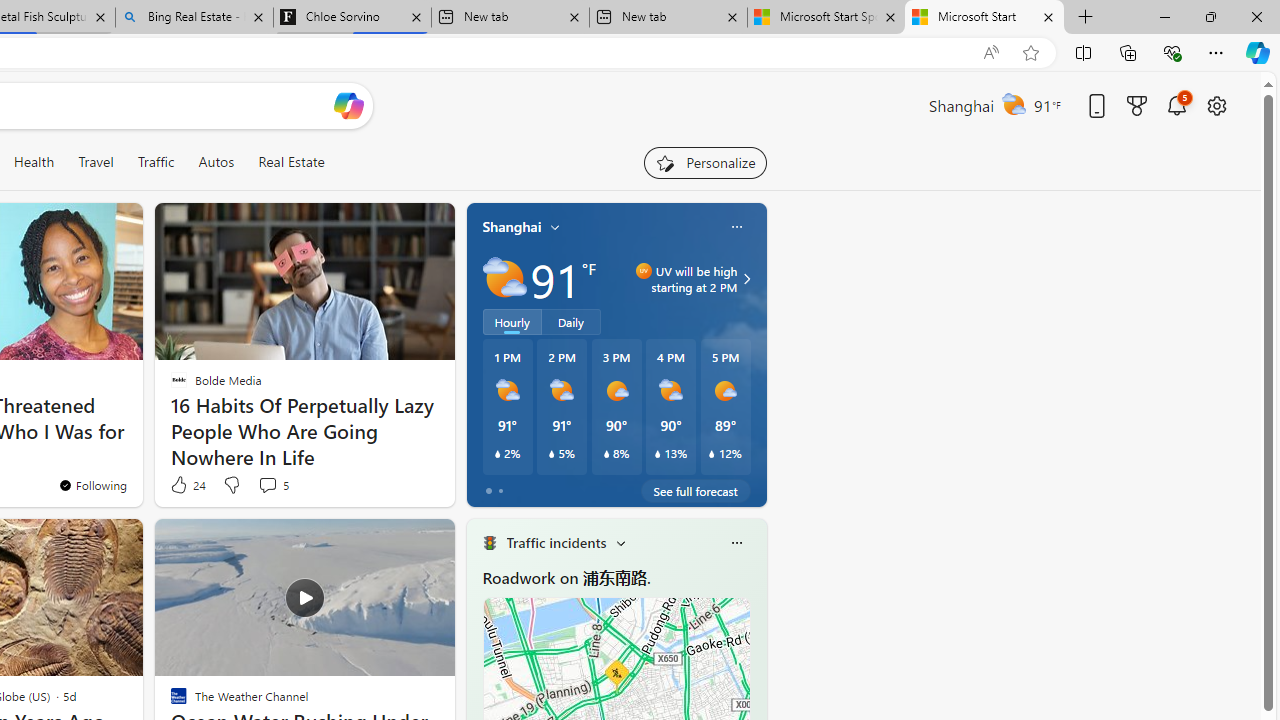 The image size is (1280, 720). Describe the element at coordinates (570, 320) in the screenshot. I see `'Daily'` at that location.